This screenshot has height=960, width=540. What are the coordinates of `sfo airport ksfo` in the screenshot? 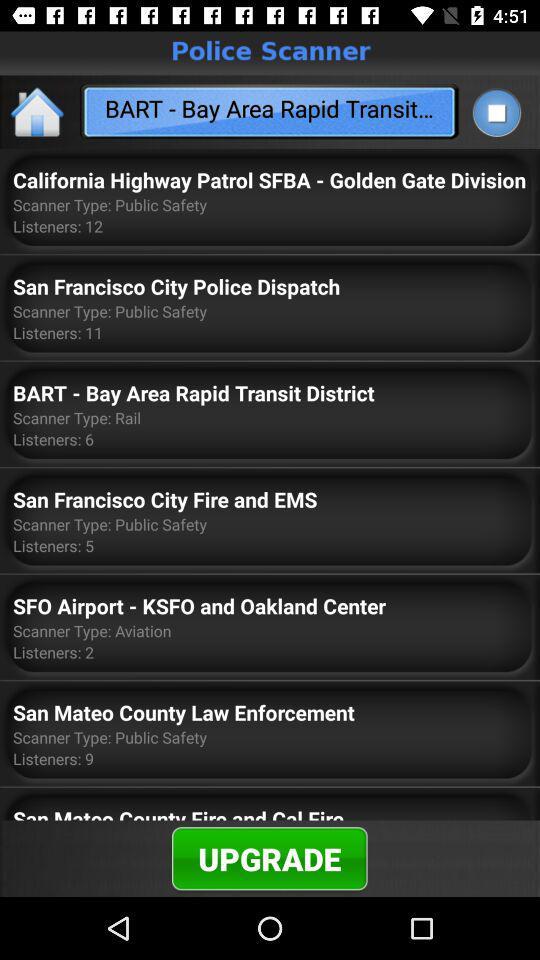 It's located at (199, 604).